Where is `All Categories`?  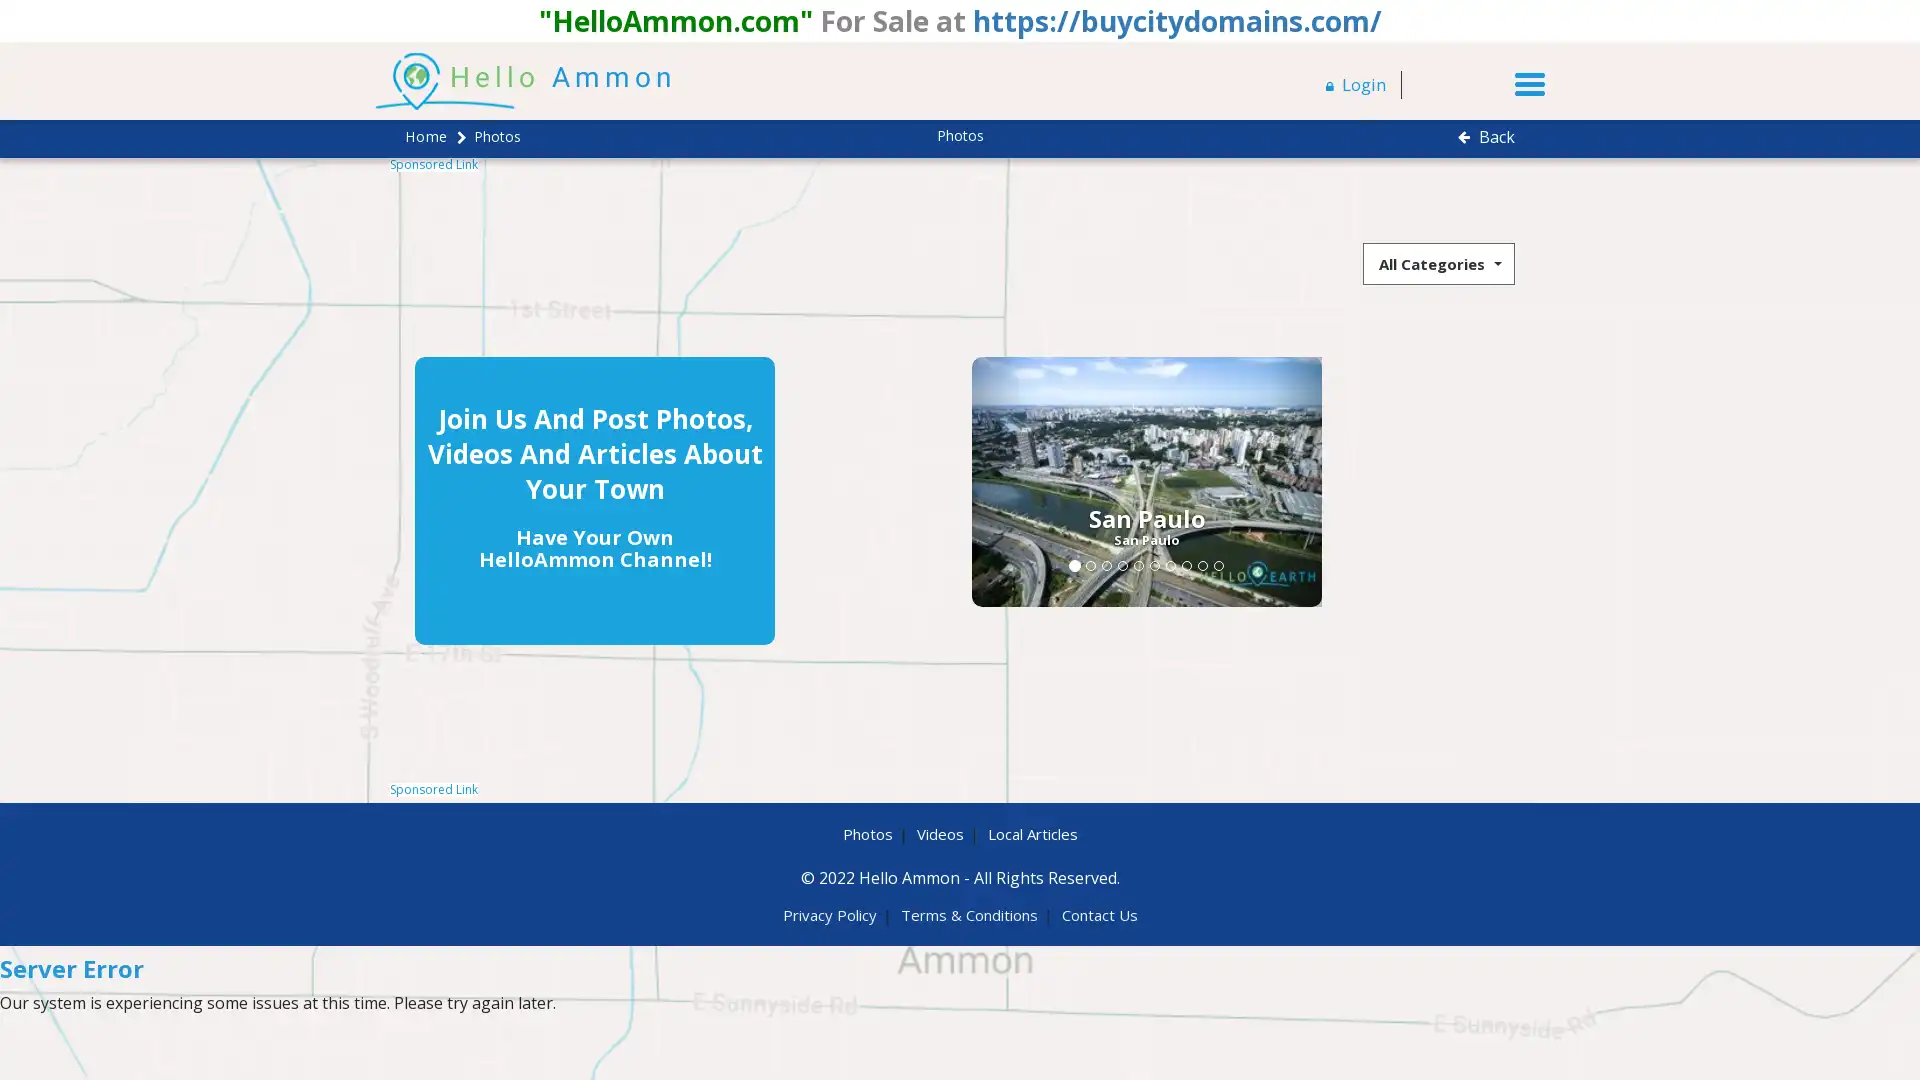
All Categories is located at coordinates (1438, 261).